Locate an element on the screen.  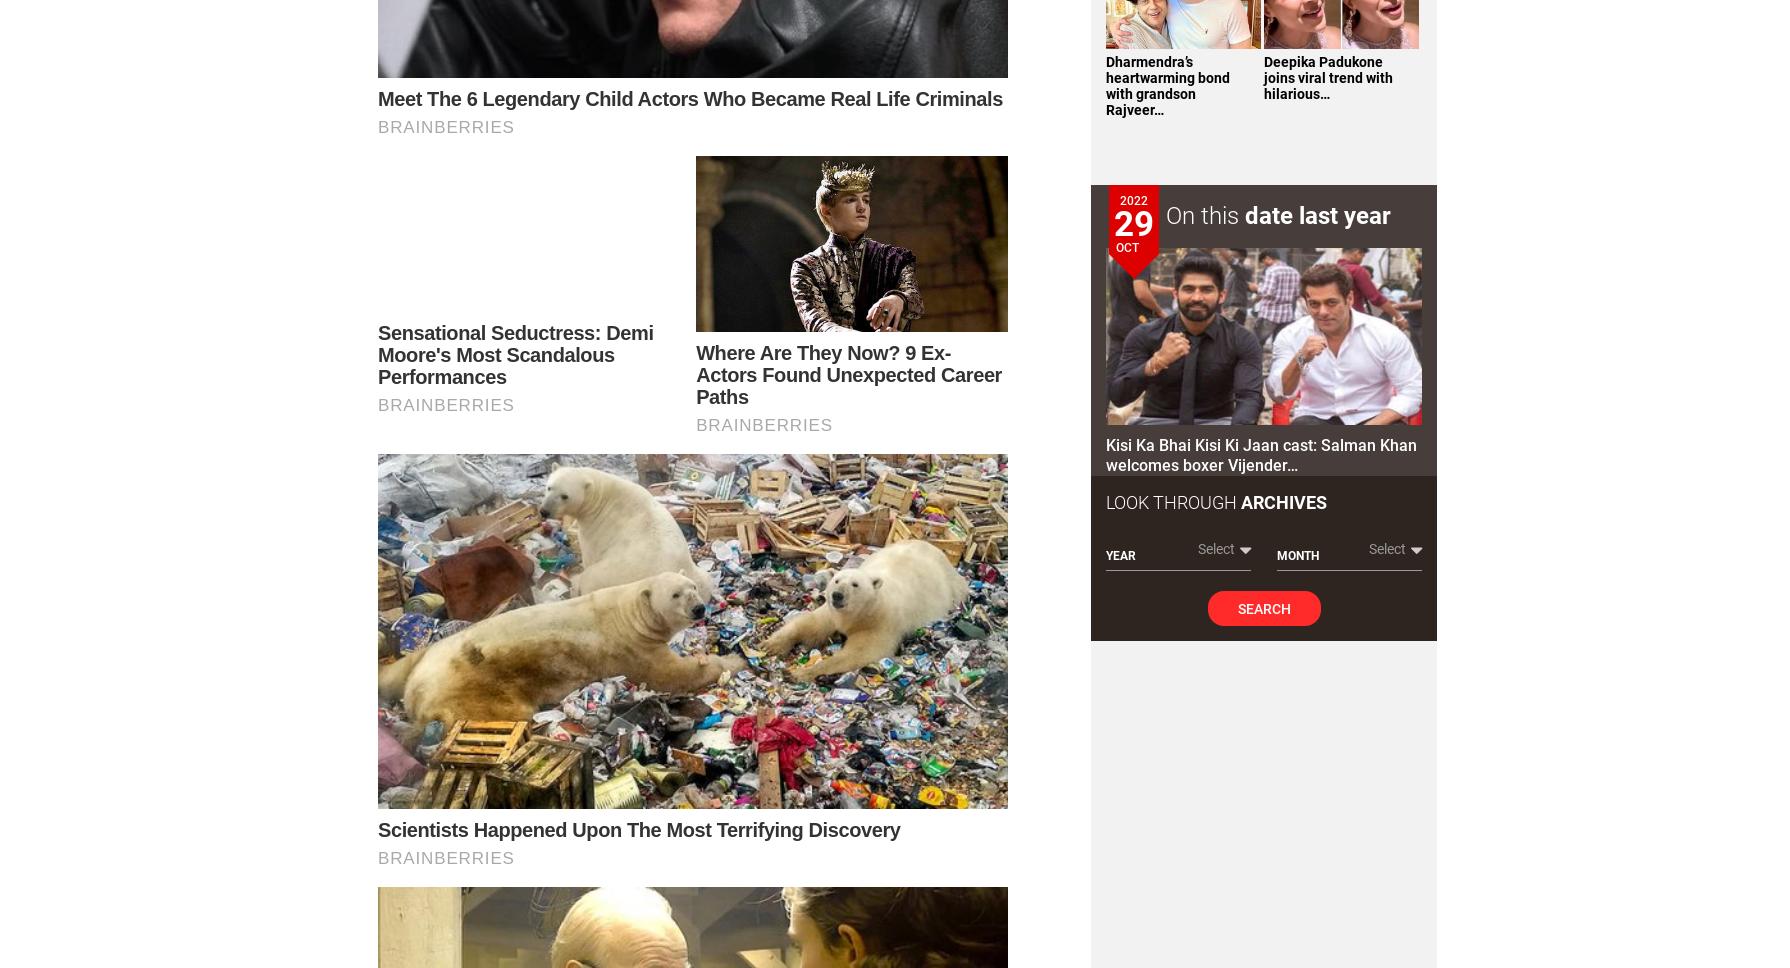
'Look Through' is located at coordinates (1173, 501).